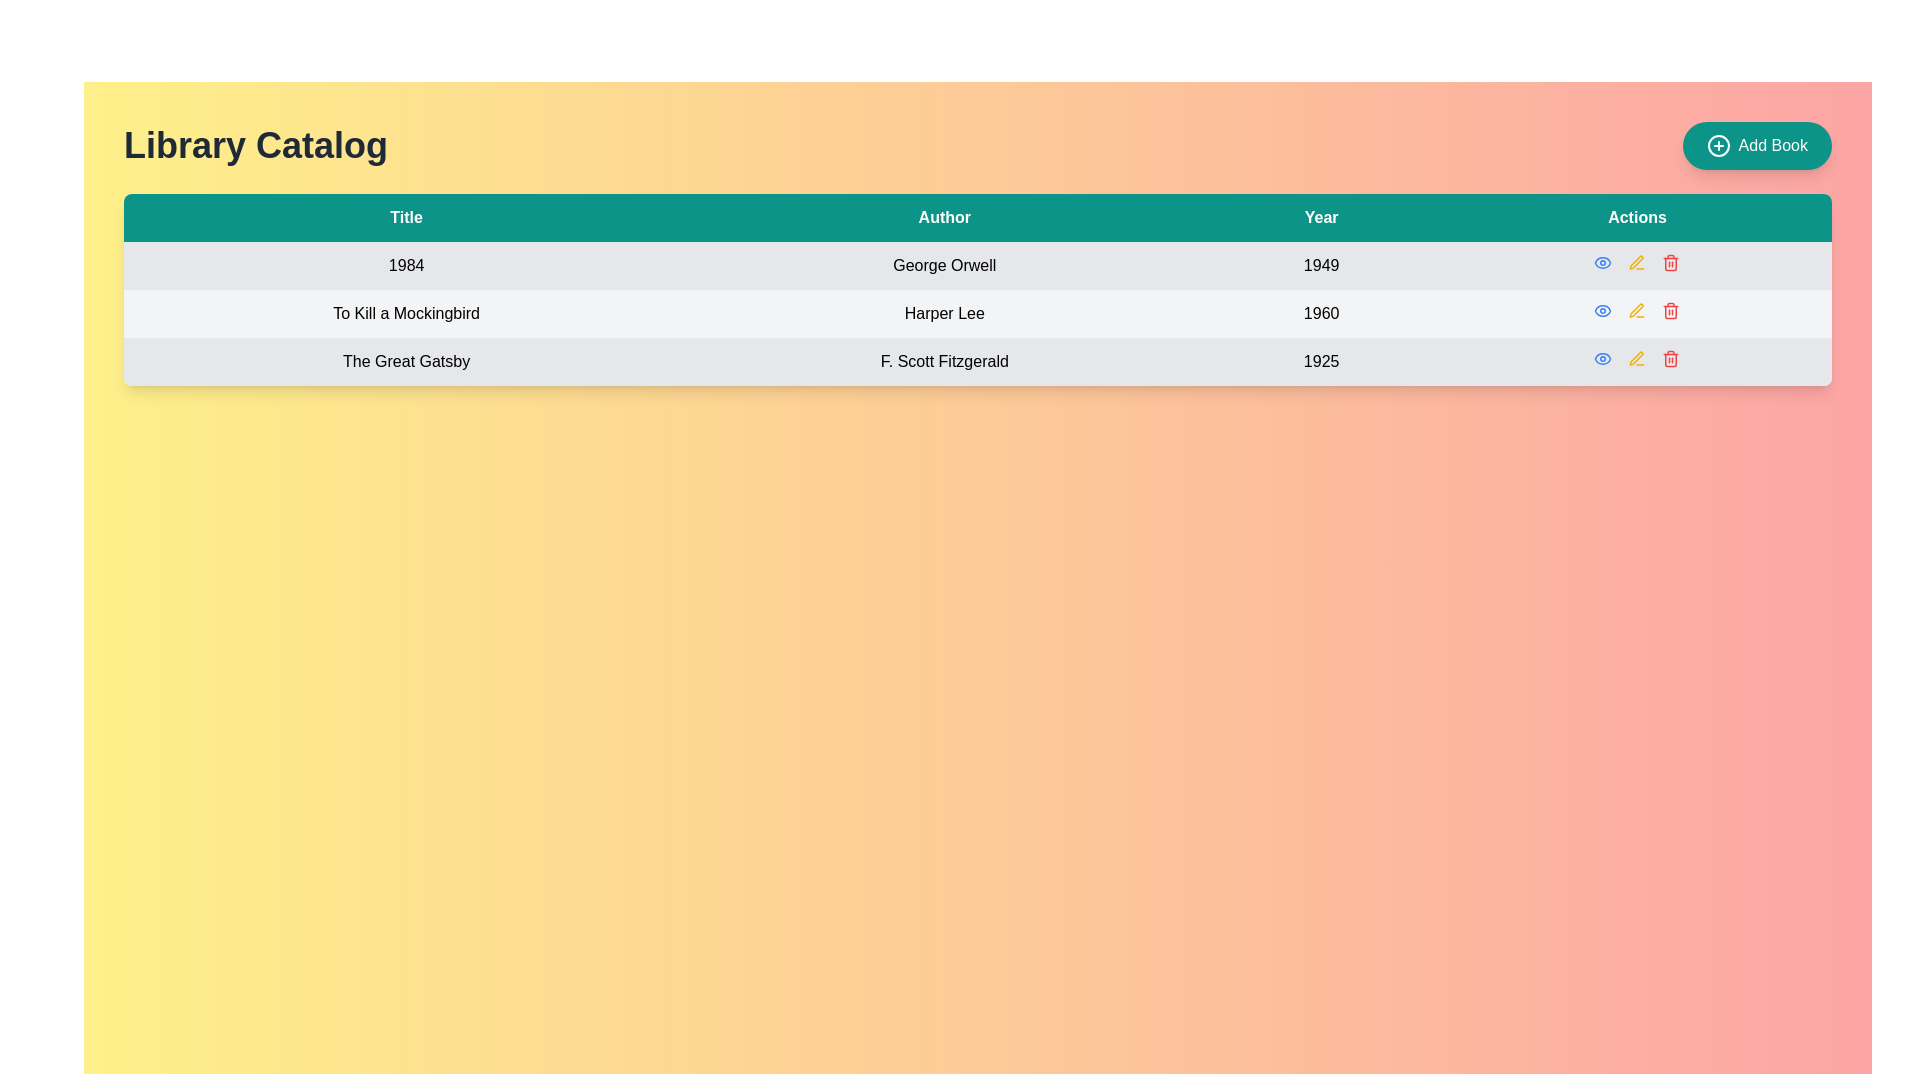 The height and width of the screenshot is (1080, 1920). I want to click on the pen icon button located in the second row of the 'Actions' column of the table to initiate the edit action, so click(1636, 357).